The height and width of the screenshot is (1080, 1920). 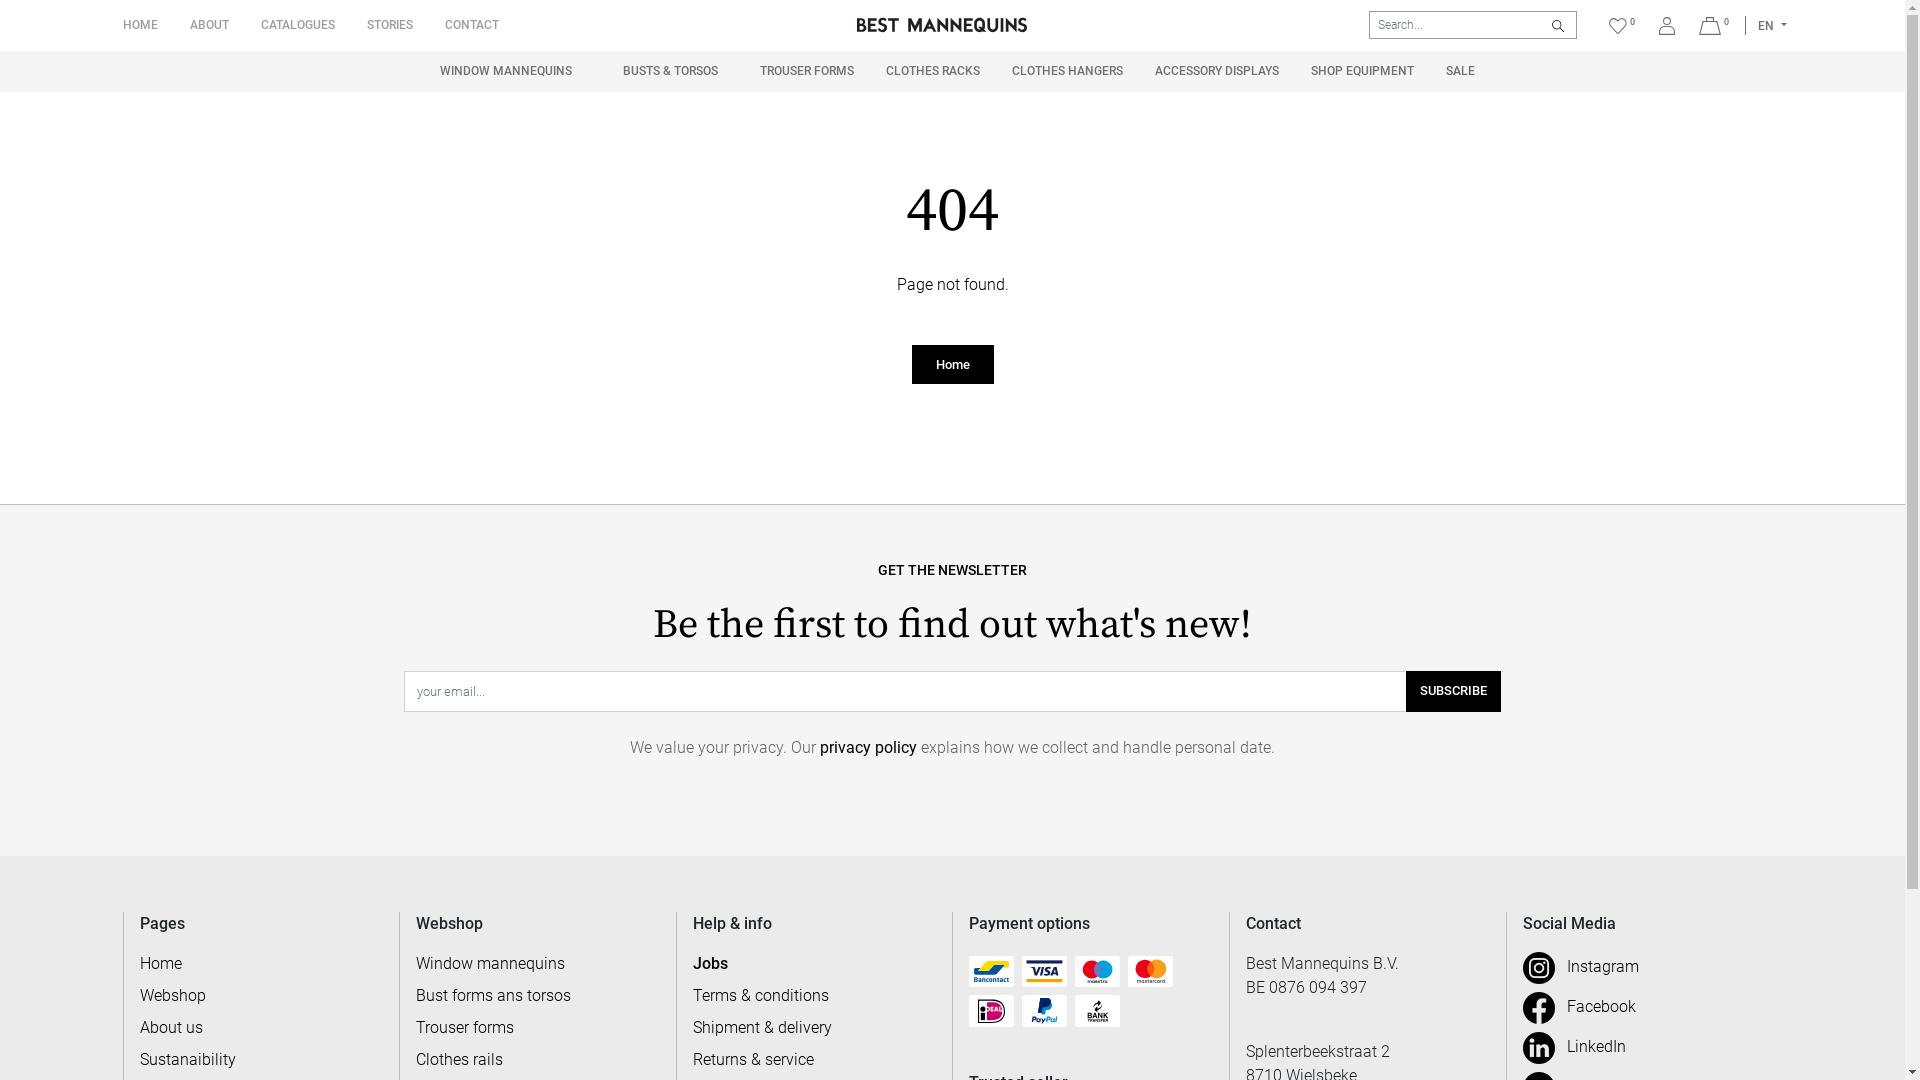 What do you see at coordinates (1601, 24) in the screenshot?
I see `'0'` at bounding box center [1601, 24].